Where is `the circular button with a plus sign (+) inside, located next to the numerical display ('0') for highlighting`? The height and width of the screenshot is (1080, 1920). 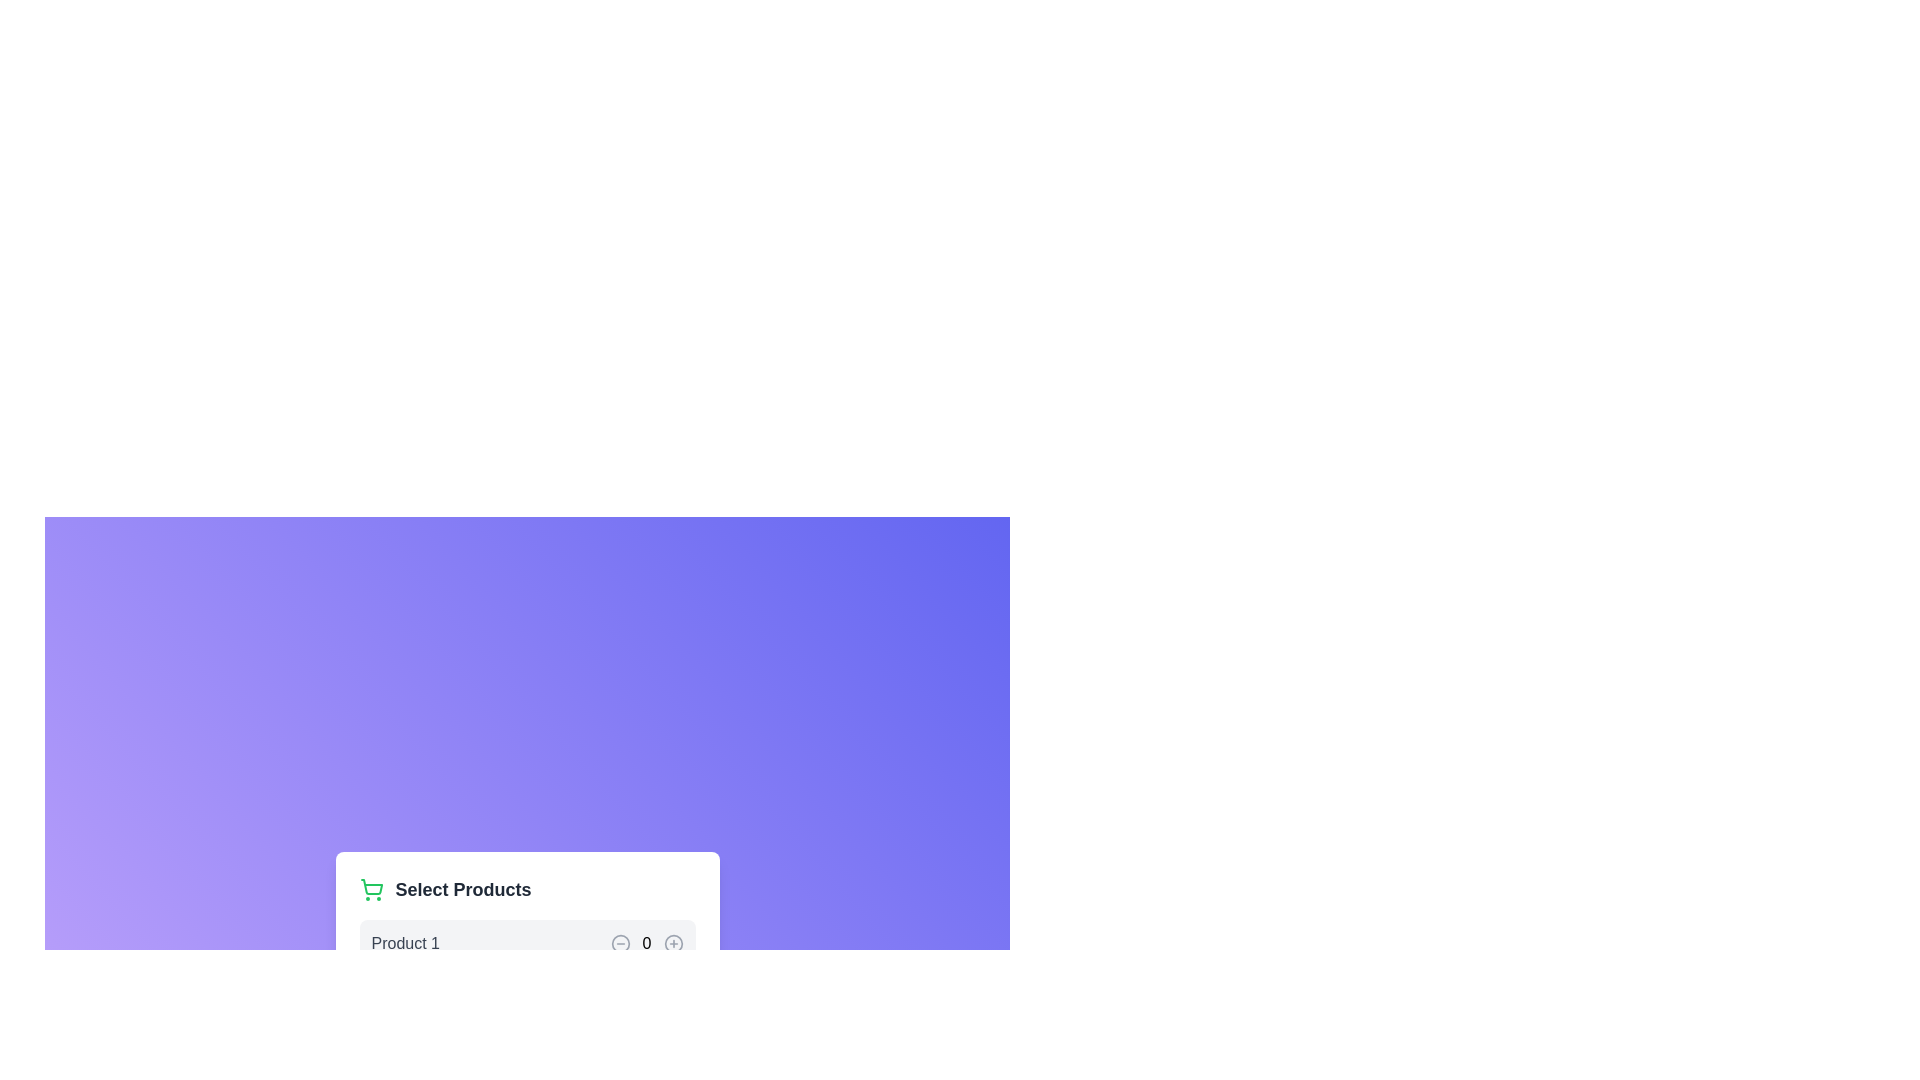
the circular button with a plus sign (+) inside, located next to the numerical display ('0') for highlighting is located at coordinates (673, 999).